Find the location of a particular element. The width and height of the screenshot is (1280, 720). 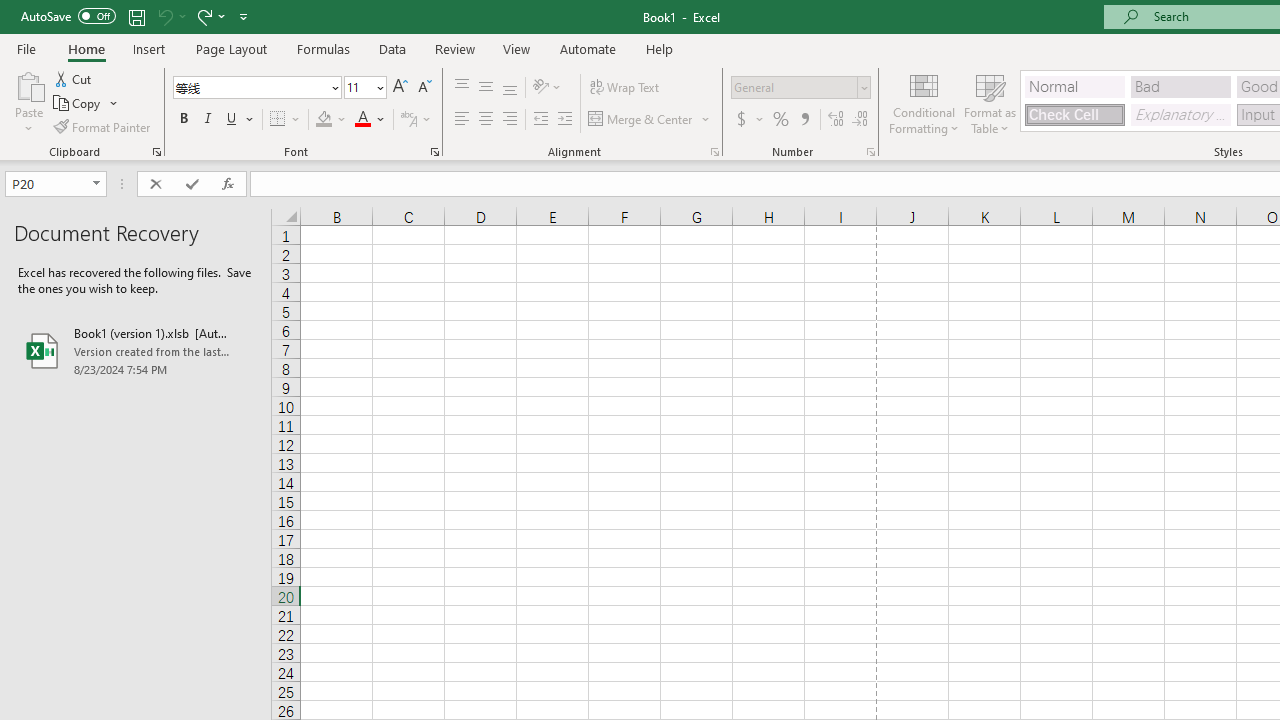

'Center' is located at coordinates (485, 119).